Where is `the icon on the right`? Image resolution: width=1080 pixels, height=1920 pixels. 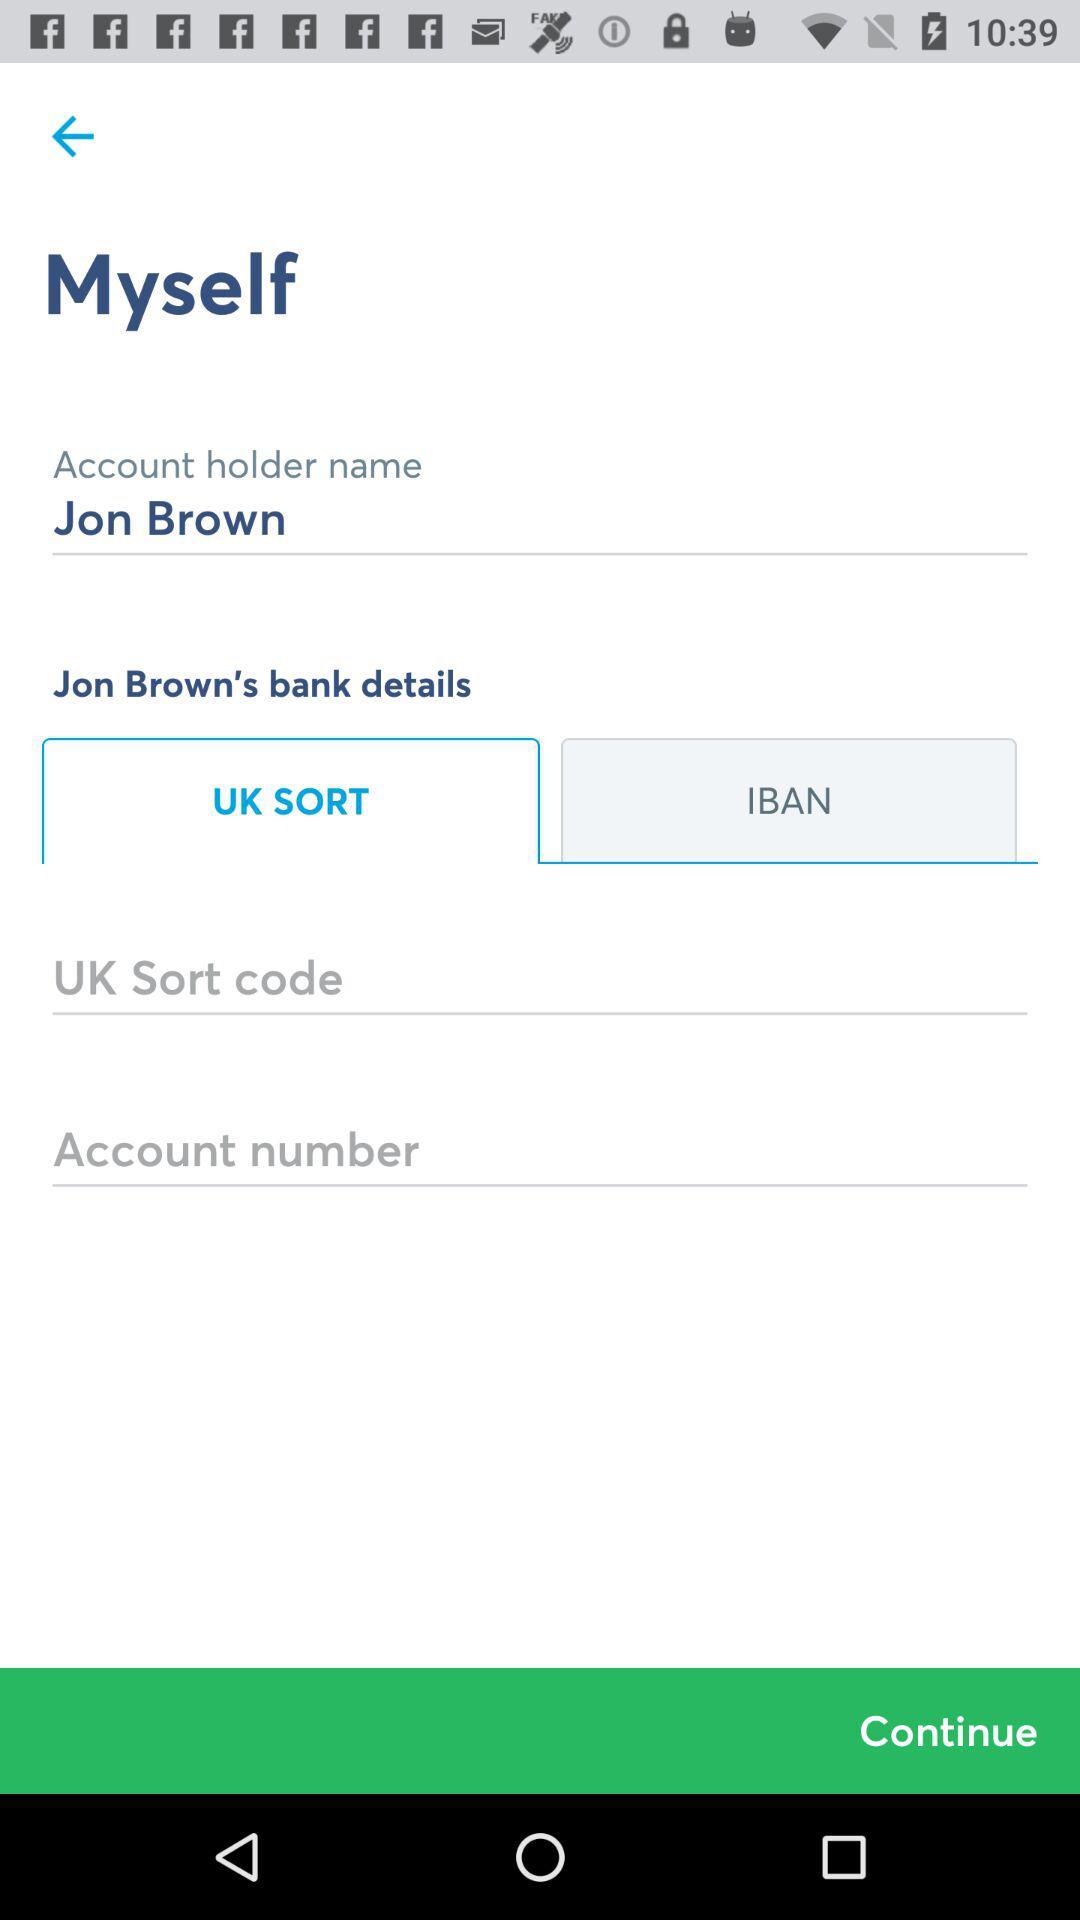 the icon on the right is located at coordinates (788, 801).